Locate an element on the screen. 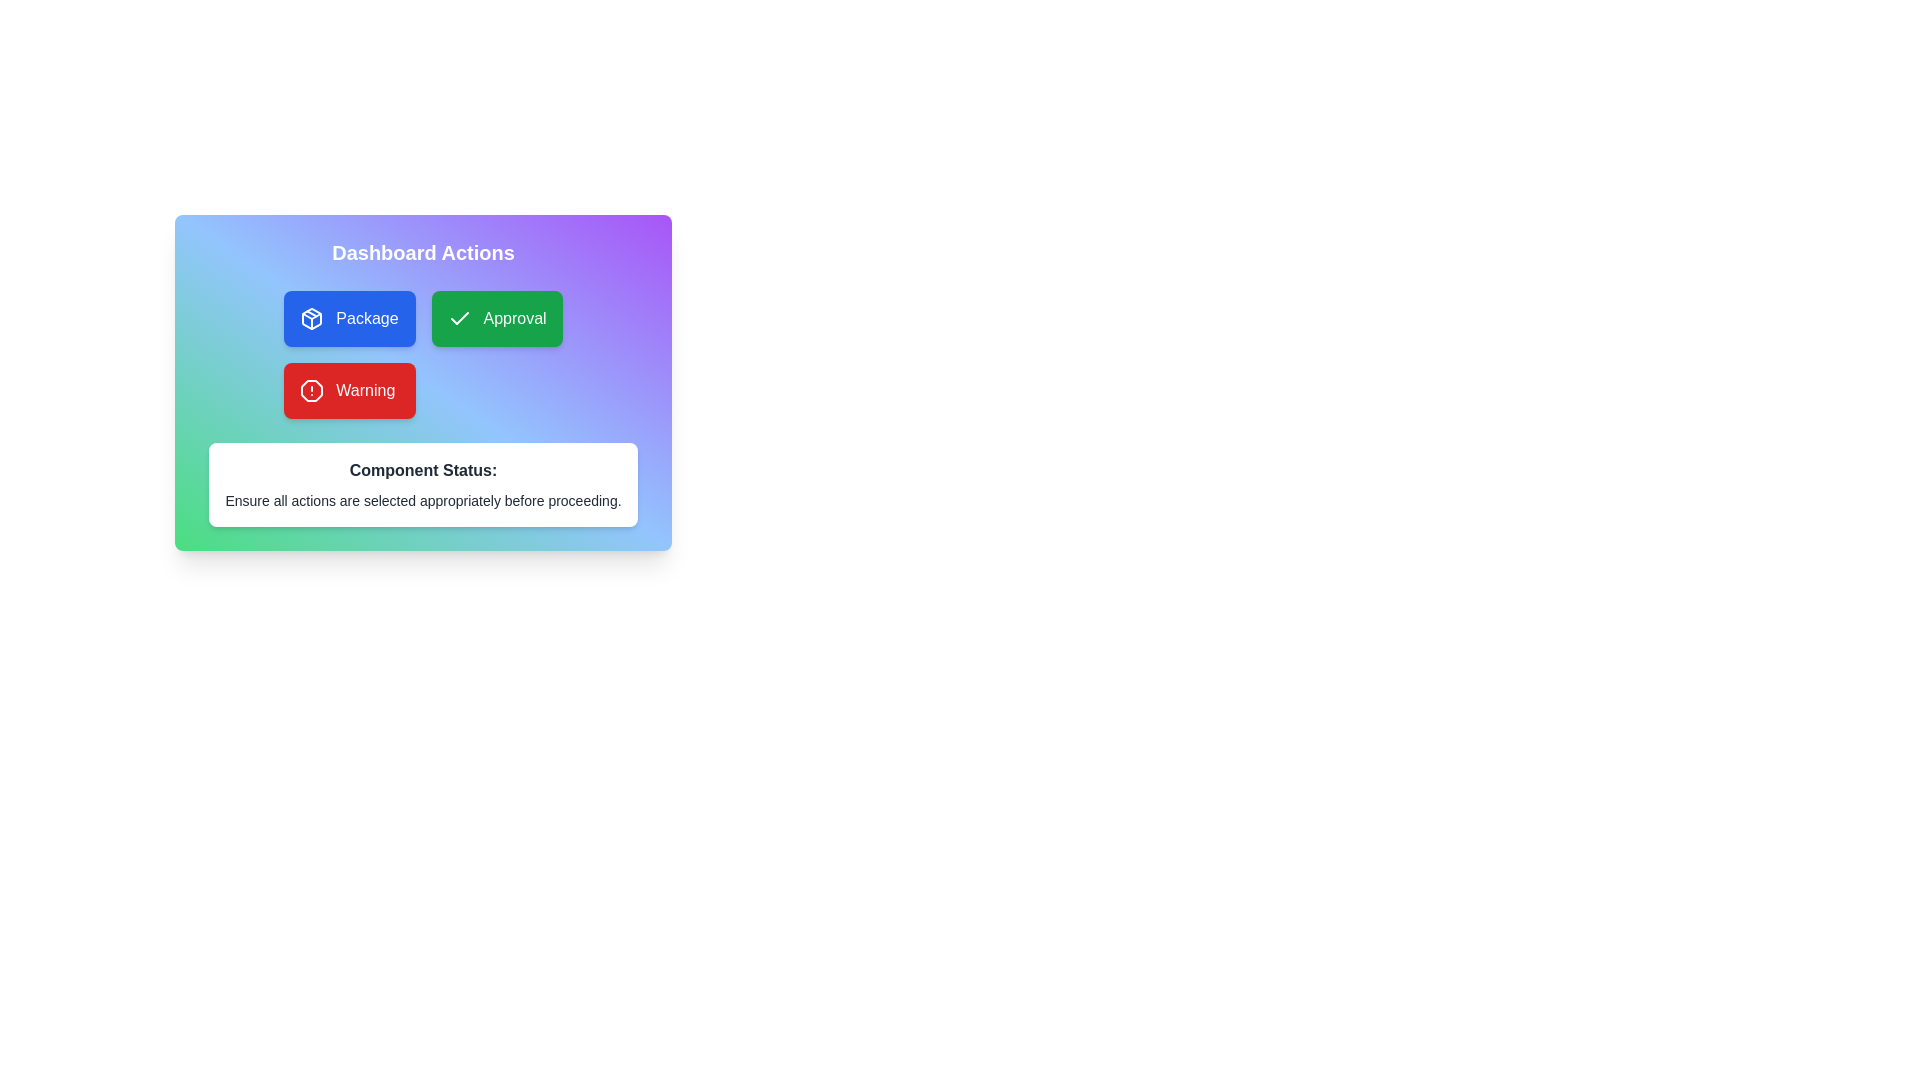 Image resolution: width=1920 pixels, height=1080 pixels. the Static Informational Text Block that displays status messages or instructions, located below the interactive buttons labeled 'Package', 'Approval', and 'Warning' is located at coordinates (422, 485).